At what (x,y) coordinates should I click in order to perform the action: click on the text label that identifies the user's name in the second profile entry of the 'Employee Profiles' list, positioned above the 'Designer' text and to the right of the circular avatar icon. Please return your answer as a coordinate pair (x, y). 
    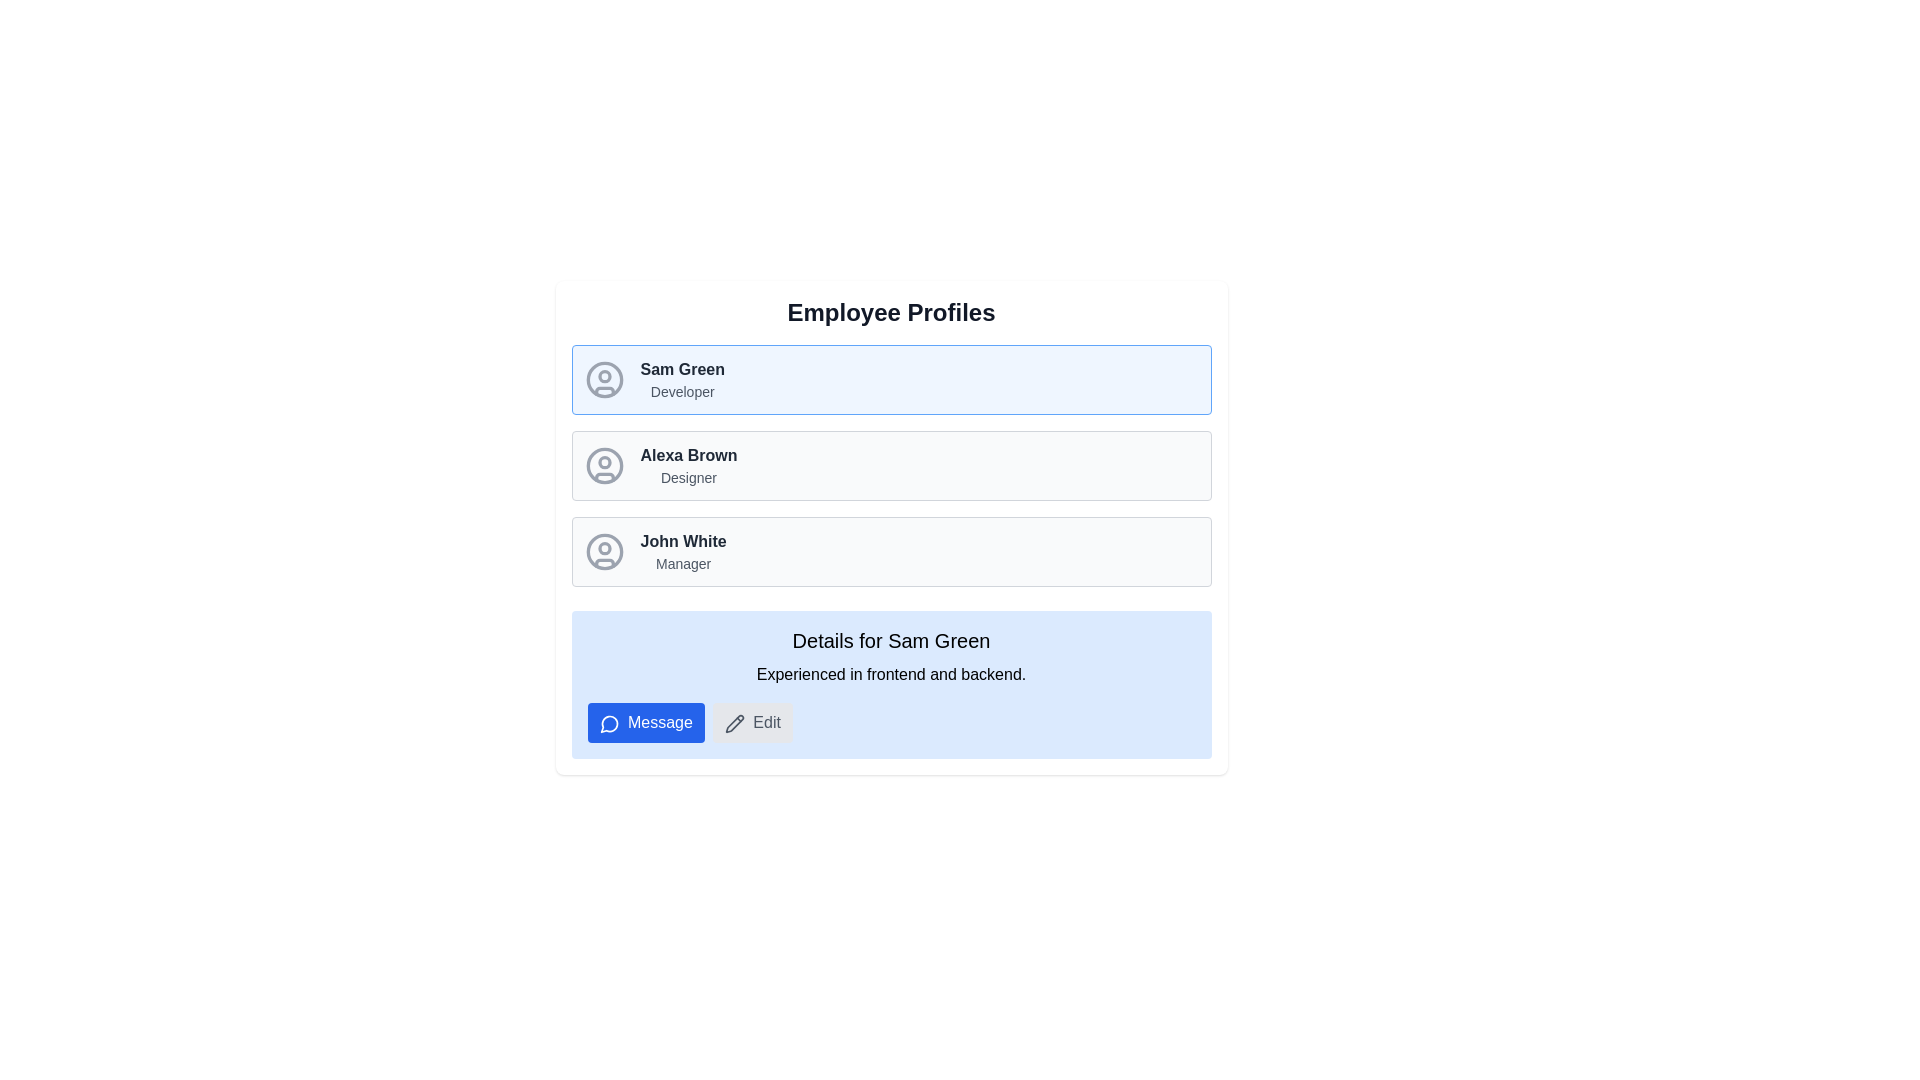
    Looking at the image, I should click on (688, 455).